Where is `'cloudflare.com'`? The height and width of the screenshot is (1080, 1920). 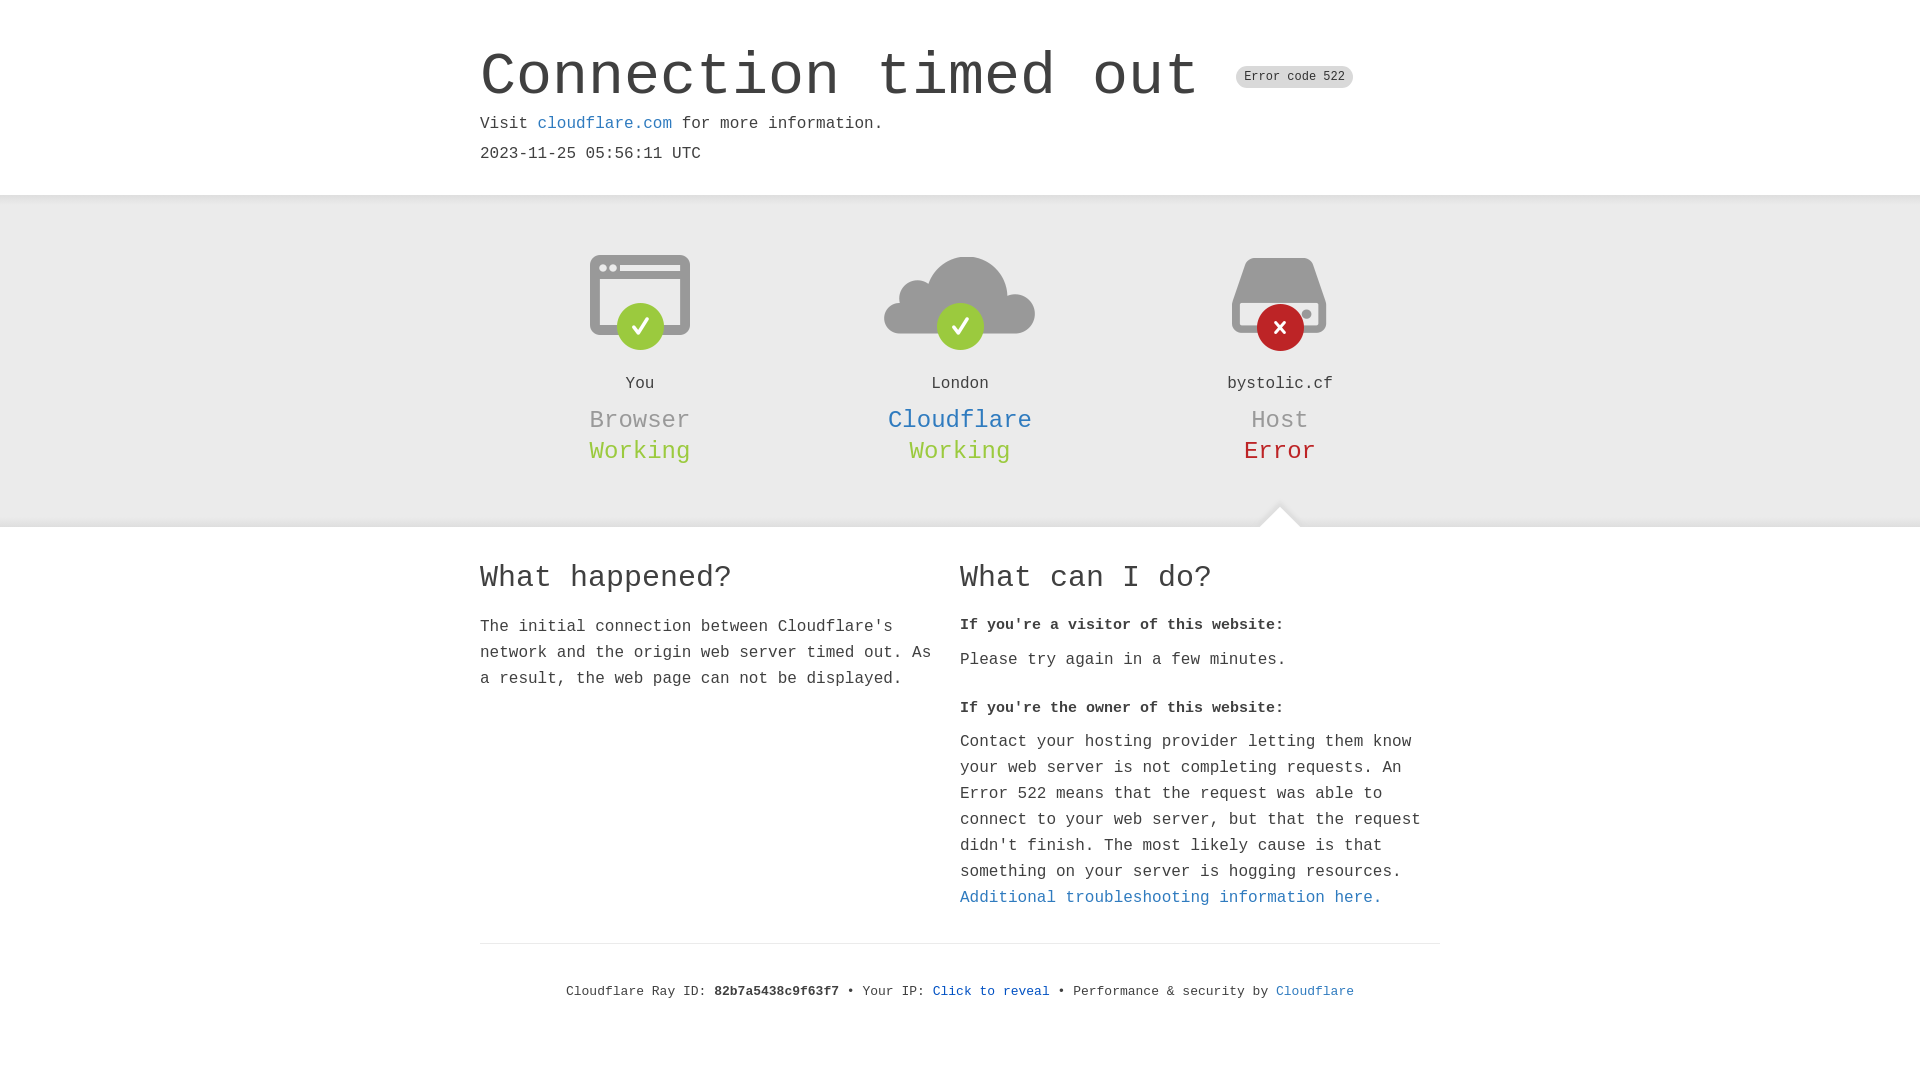
'cloudflare.com' is located at coordinates (603, 123).